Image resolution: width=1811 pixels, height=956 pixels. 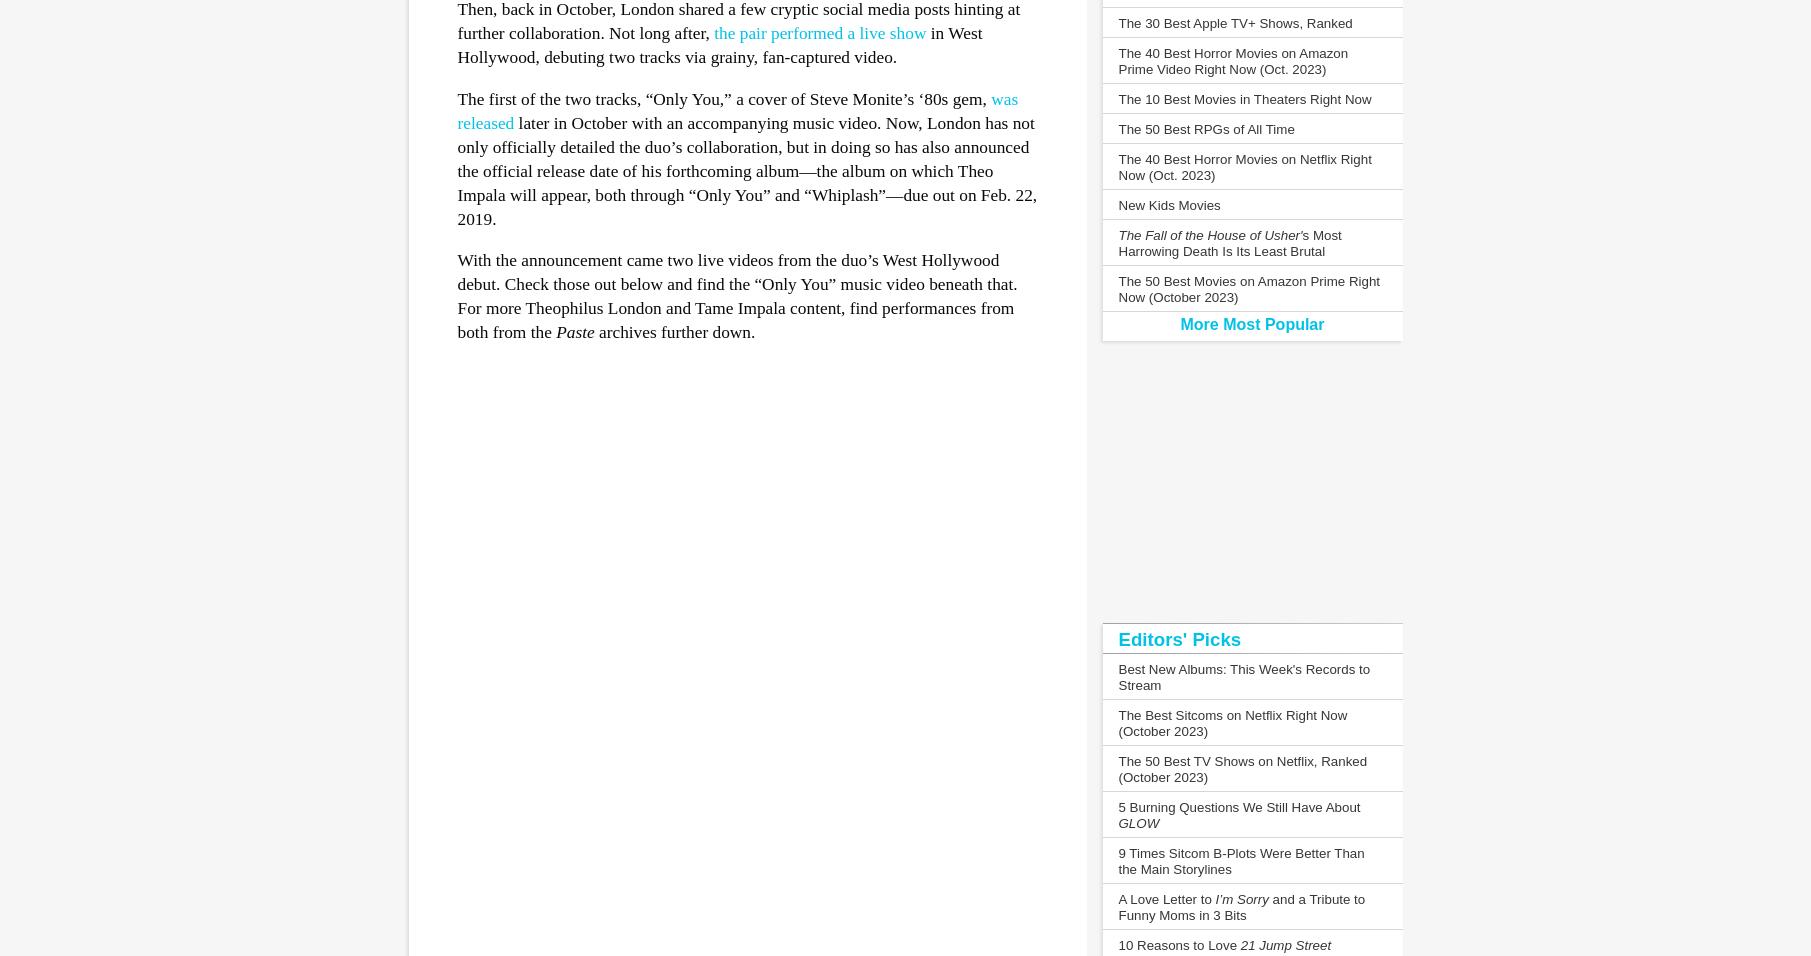 What do you see at coordinates (1116, 639) in the screenshot?
I see `'Editors' Picks'` at bounding box center [1116, 639].